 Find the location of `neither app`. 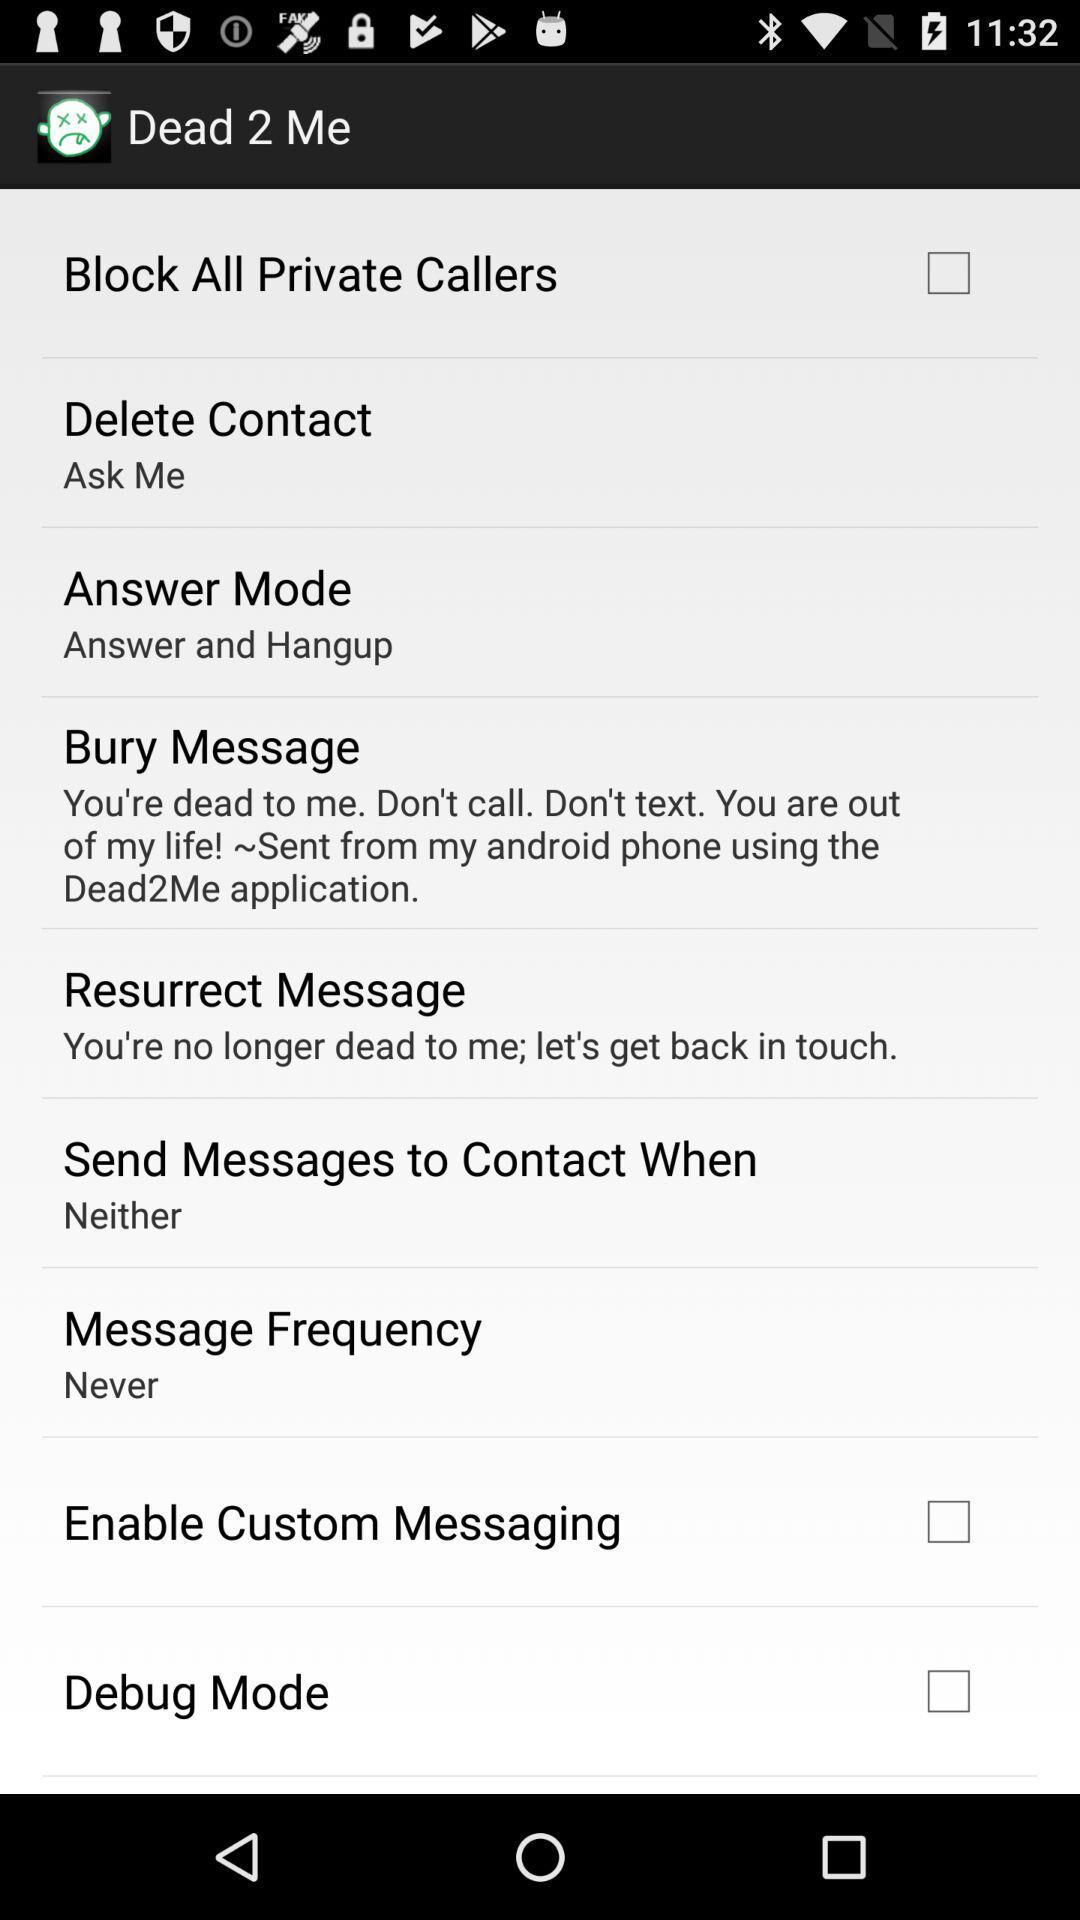

neither app is located at coordinates (122, 1213).